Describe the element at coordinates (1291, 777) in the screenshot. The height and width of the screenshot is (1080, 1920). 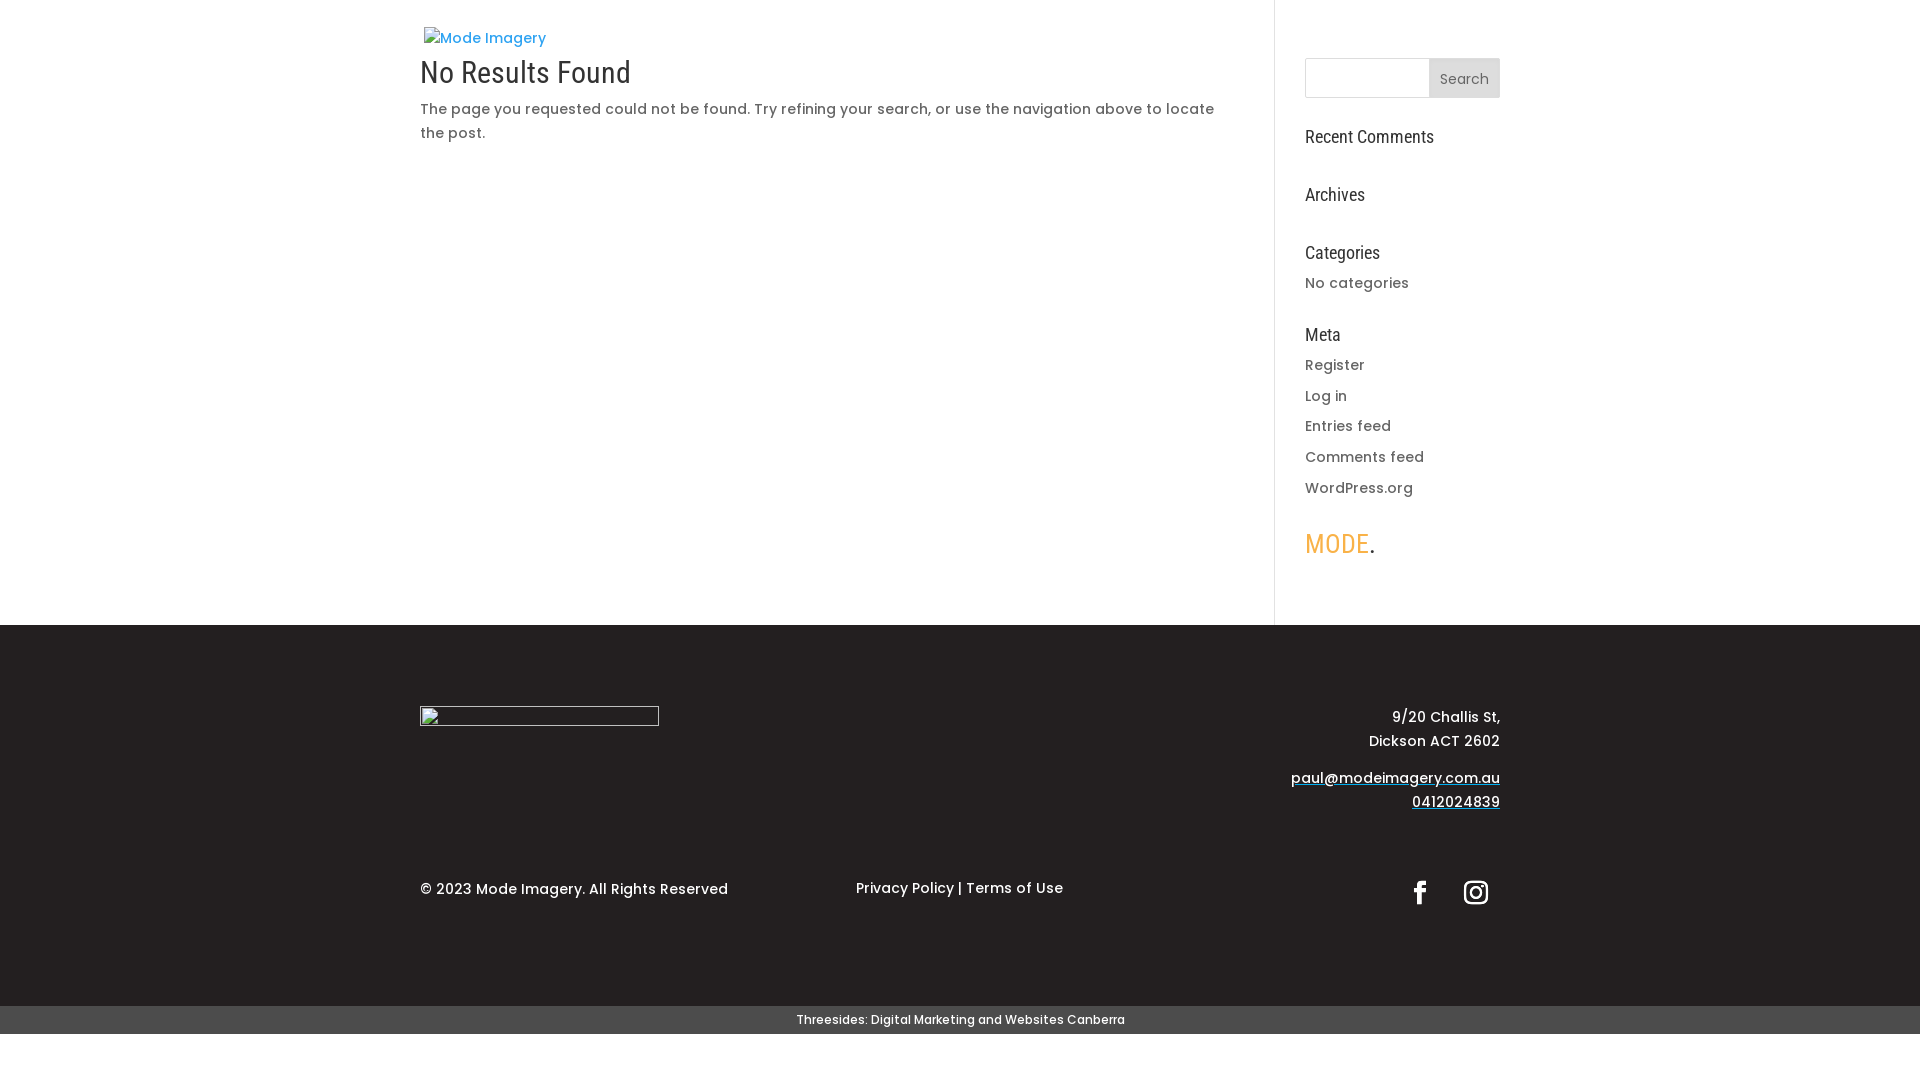
I see `'paul@modeimagery.com.au'` at that location.